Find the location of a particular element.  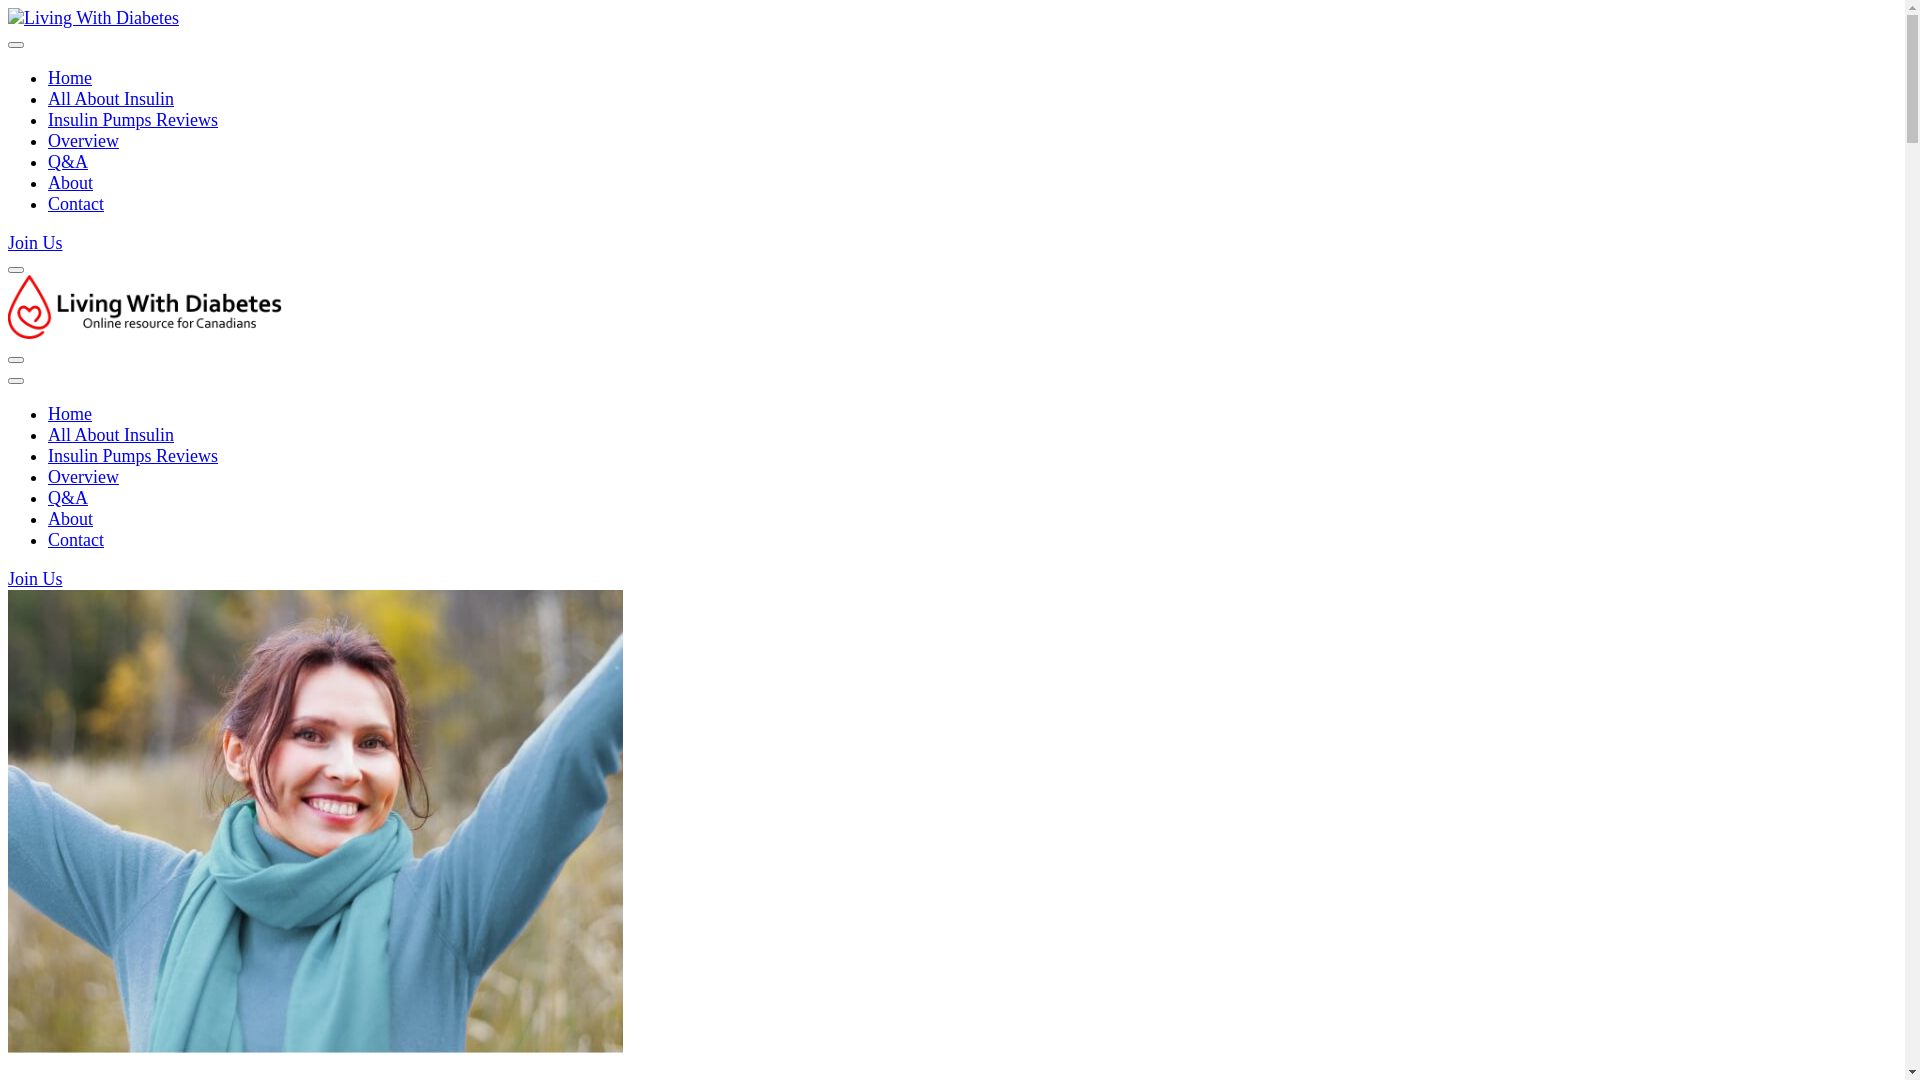

'Overview' is located at coordinates (82, 140).